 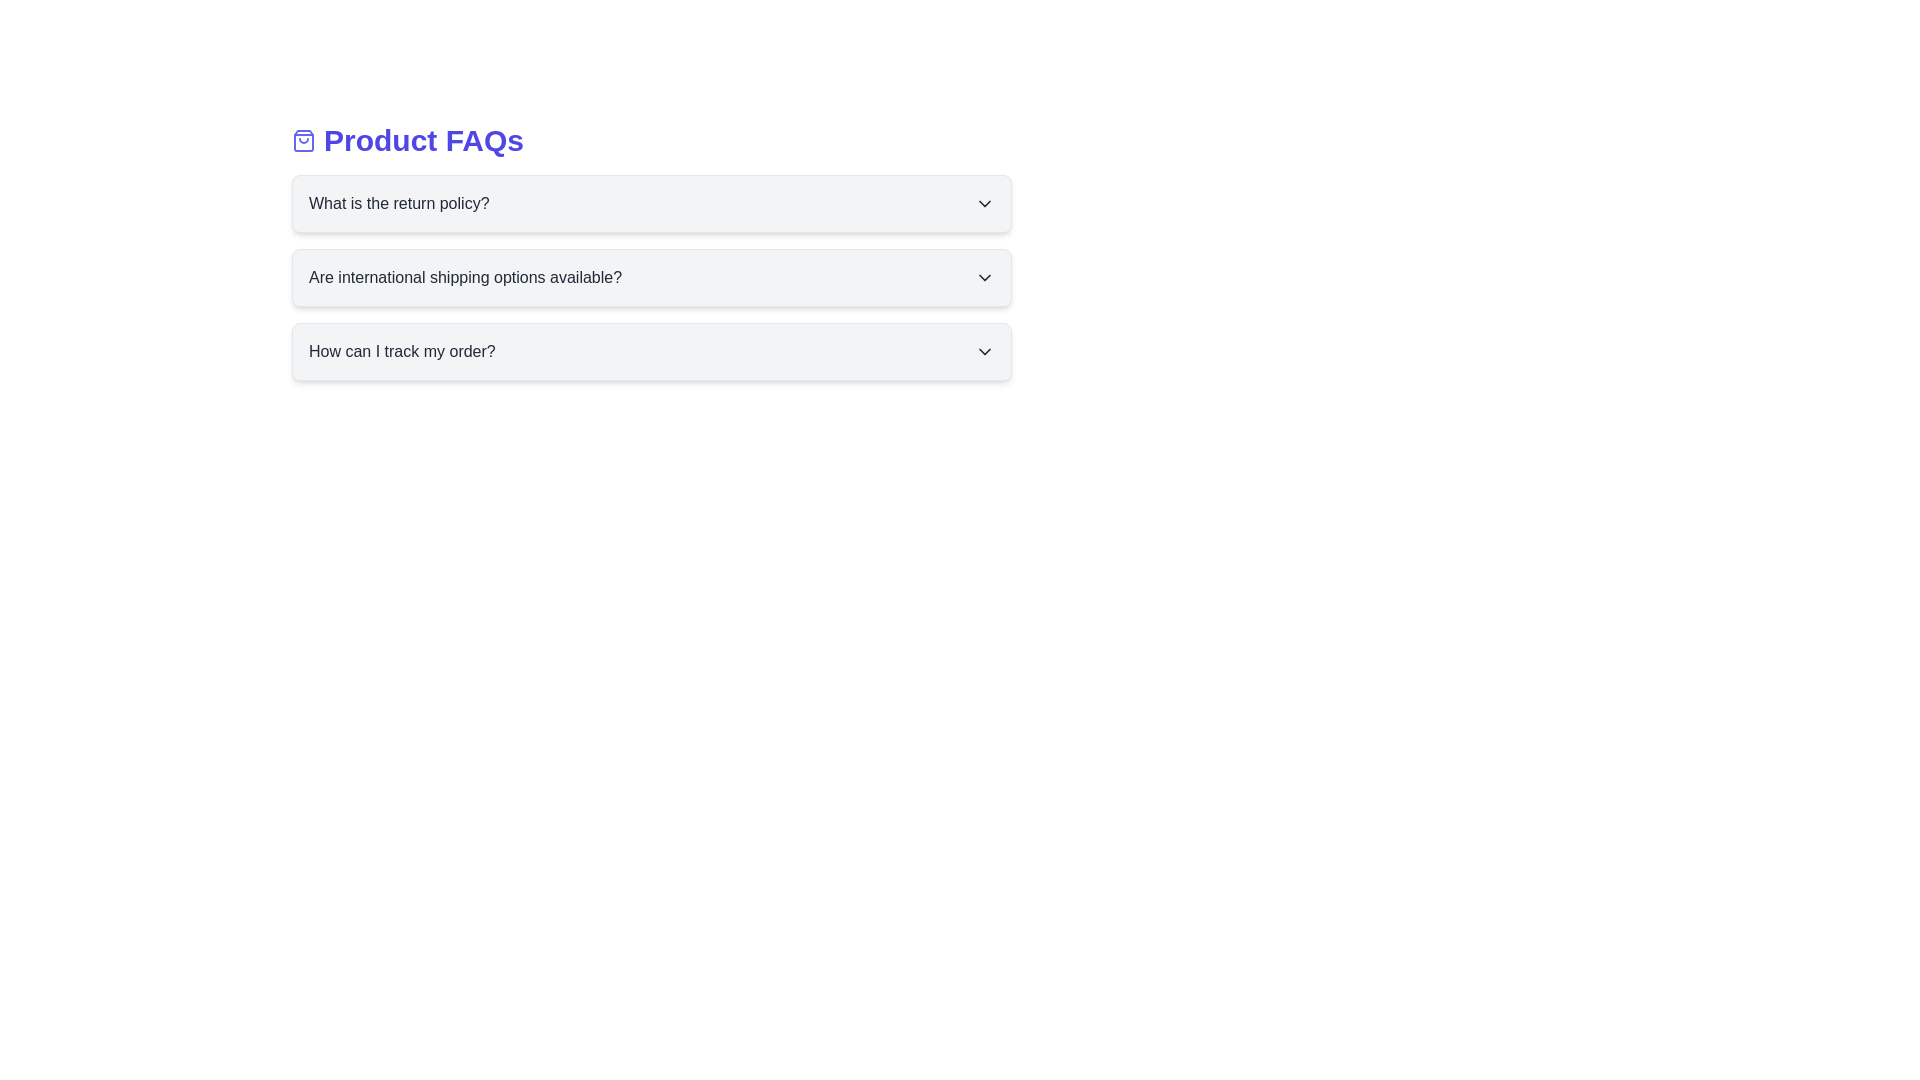 I want to click on the Text Label that serves as a title for the 'Product FAQs' section, located to the right of the shopping bag icon, so click(x=422, y=140).